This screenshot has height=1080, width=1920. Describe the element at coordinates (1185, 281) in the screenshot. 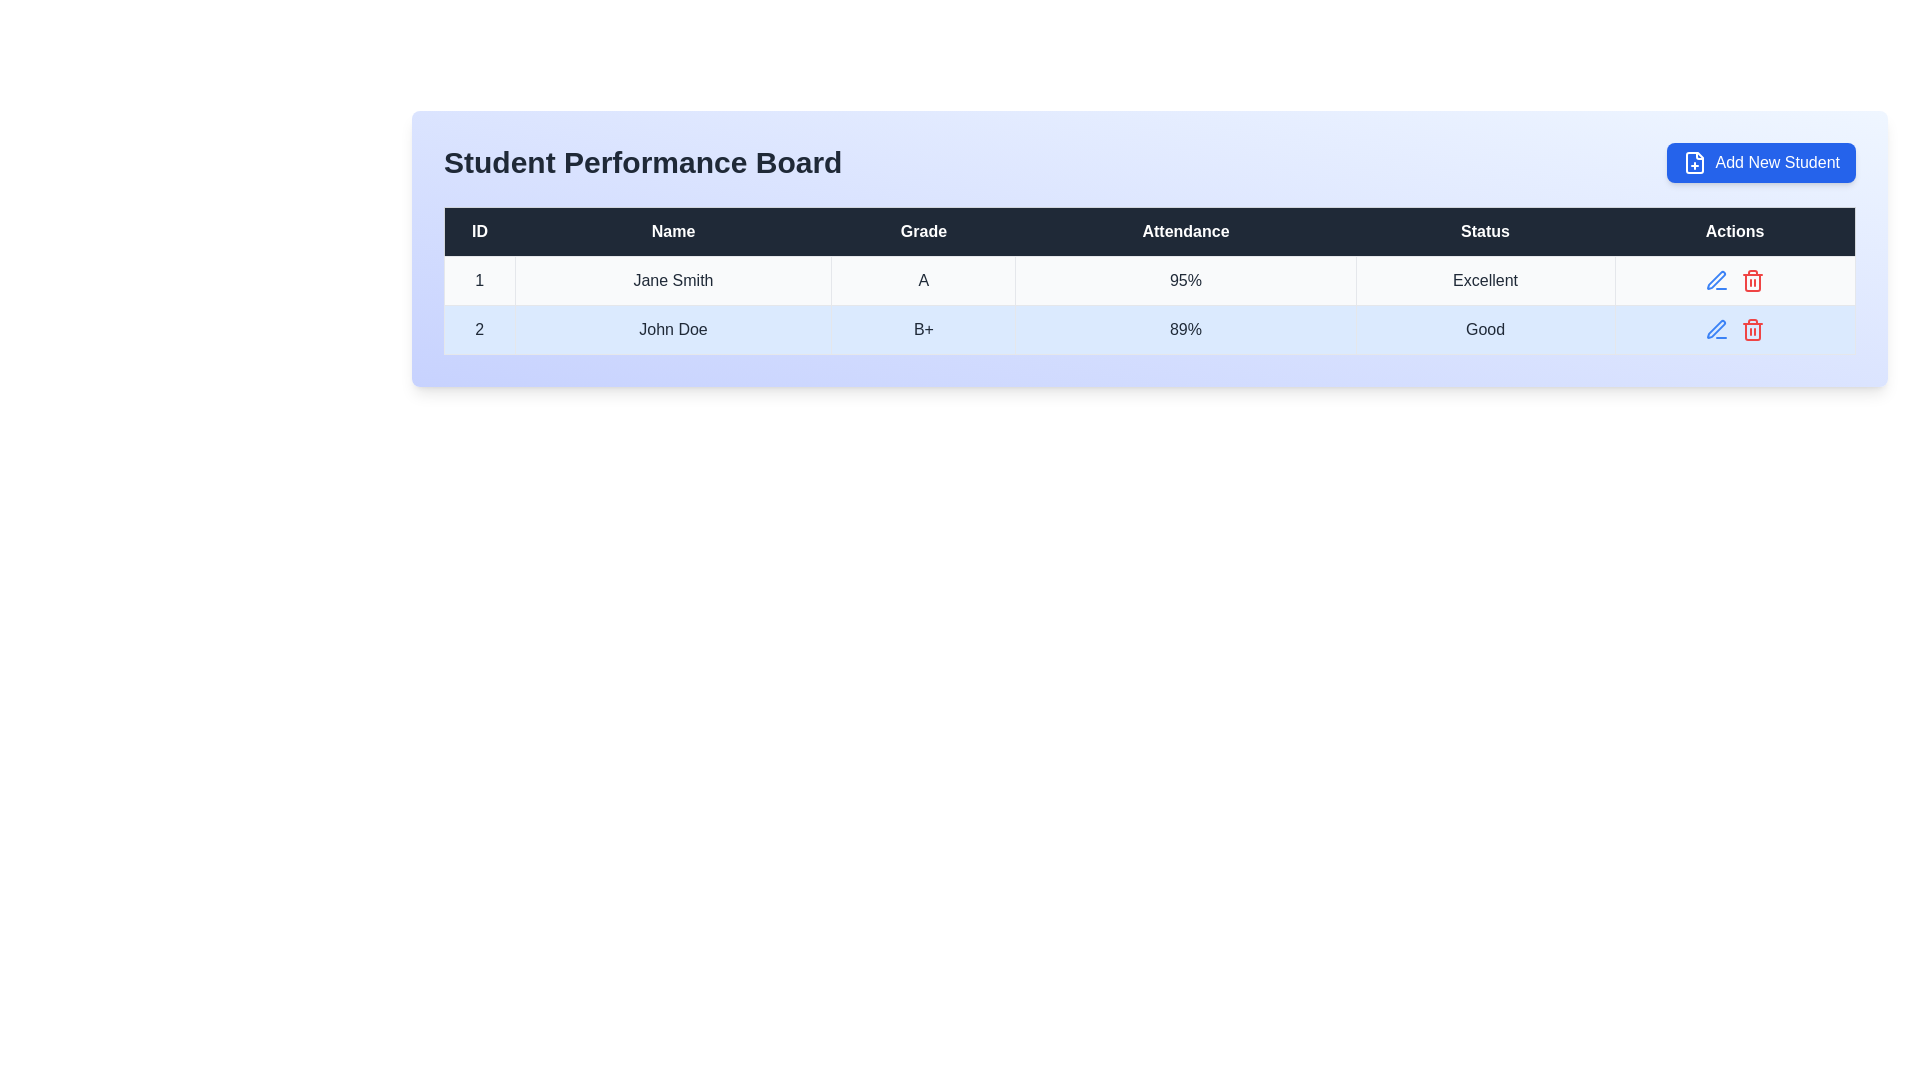

I see `displayed attendance percentage for the student 'Jane Smith' located in the 'Attendance' column, first row of the table` at that location.